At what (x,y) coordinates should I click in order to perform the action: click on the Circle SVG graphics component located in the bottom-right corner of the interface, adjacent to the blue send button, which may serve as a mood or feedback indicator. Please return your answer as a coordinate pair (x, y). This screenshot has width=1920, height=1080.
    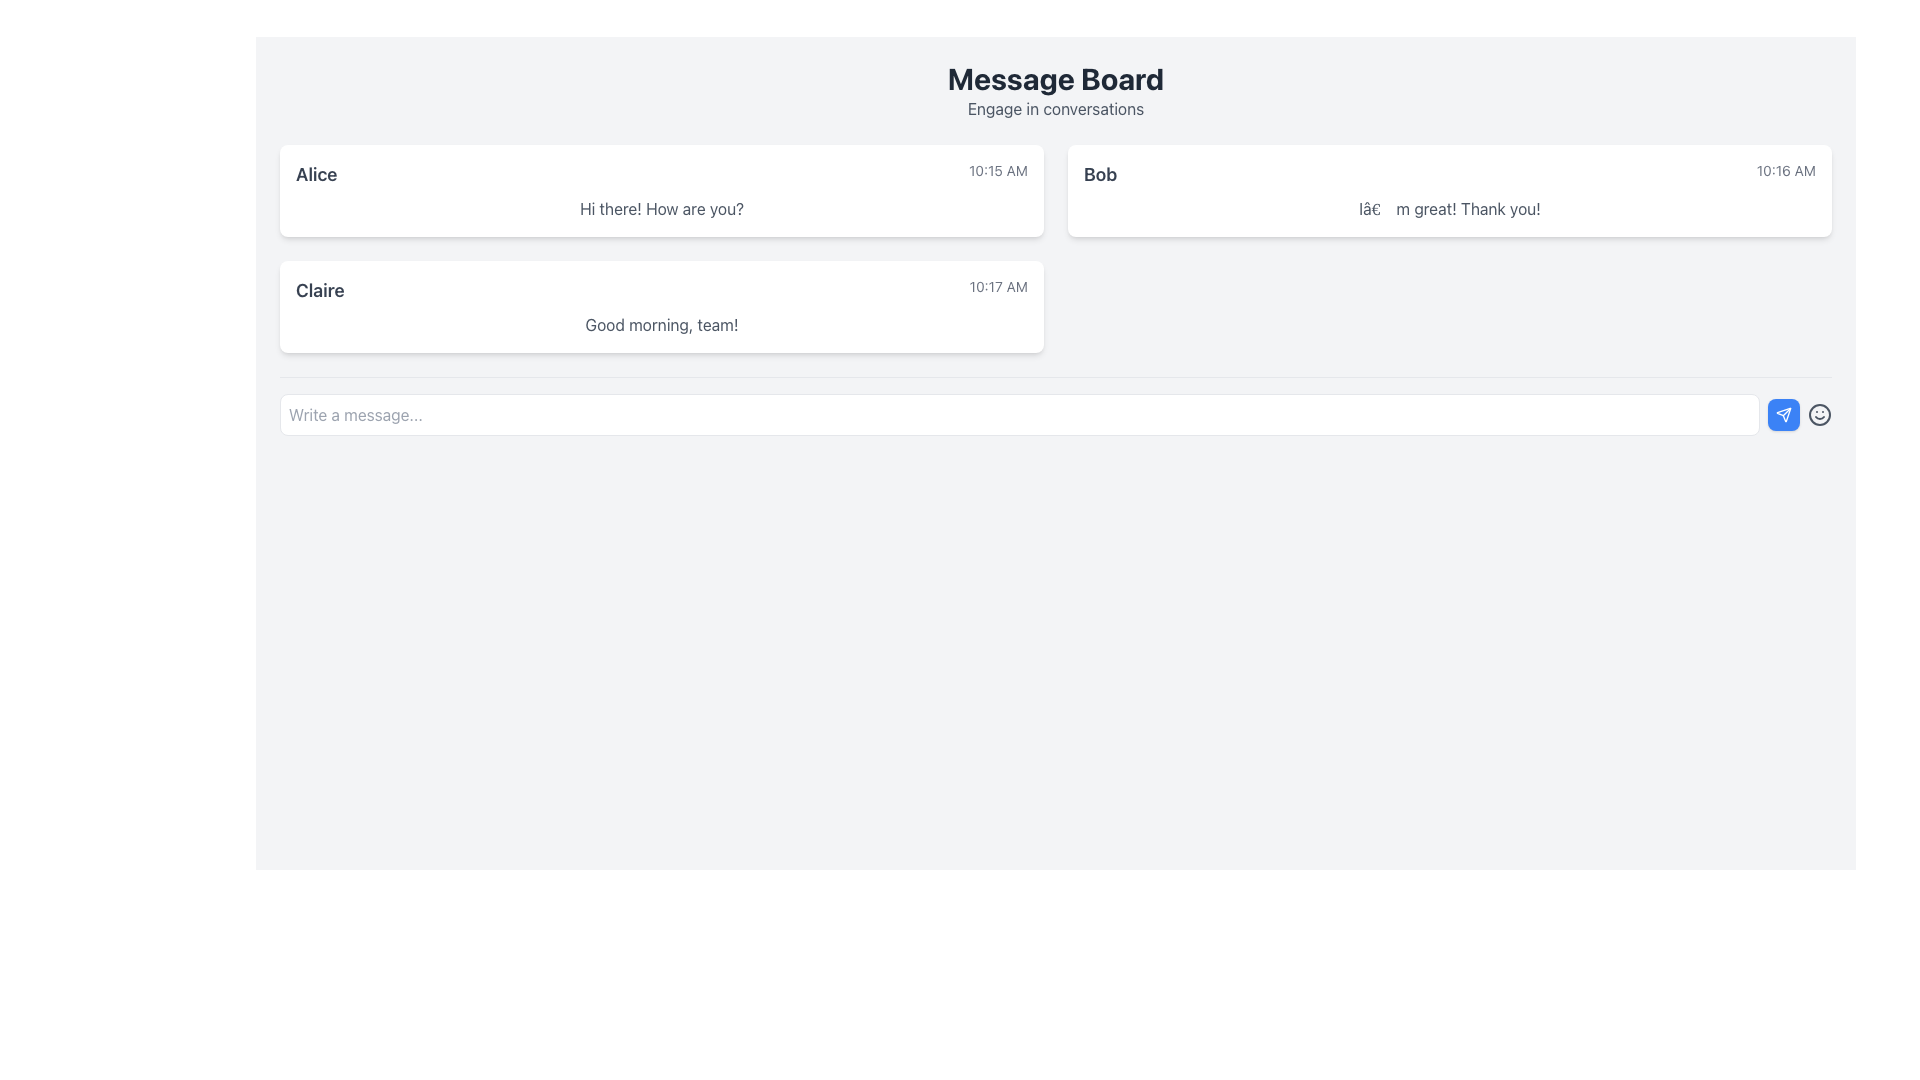
    Looking at the image, I should click on (1819, 414).